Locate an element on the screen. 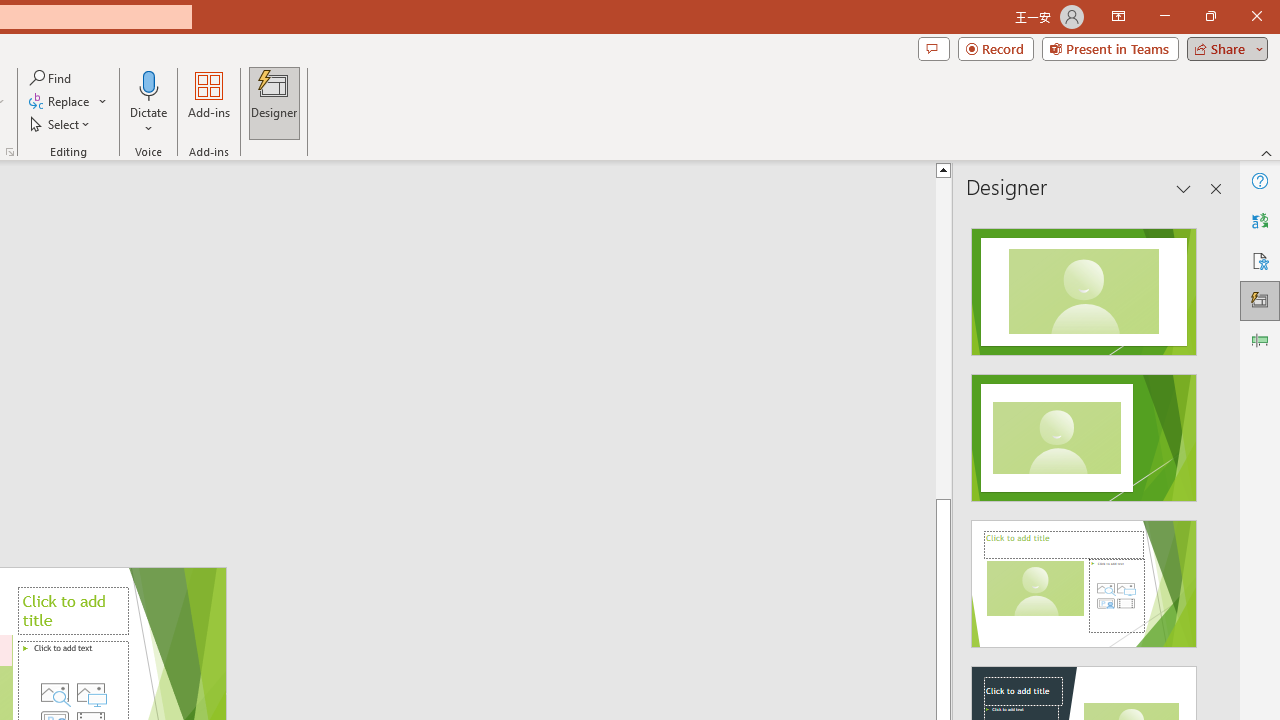 The height and width of the screenshot is (720, 1280). 'Animation Pane' is located at coordinates (1259, 339).